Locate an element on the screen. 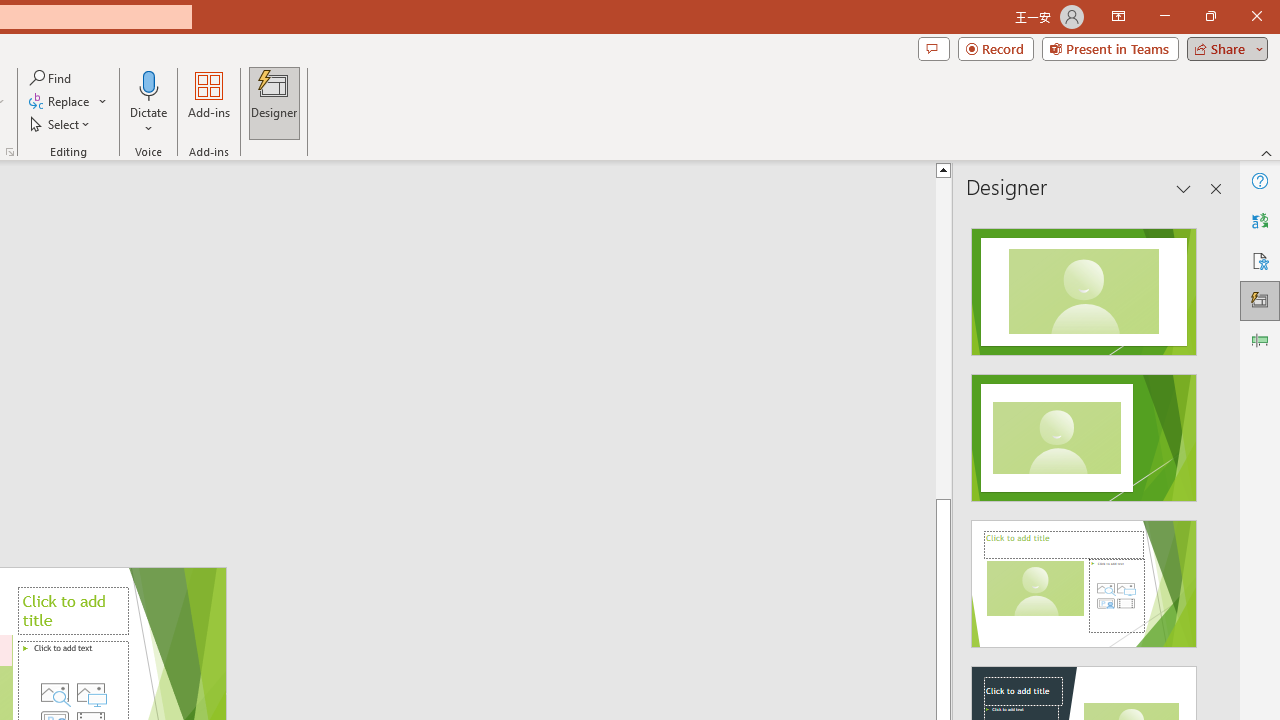 The height and width of the screenshot is (720, 1280). 'Animation Pane' is located at coordinates (1259, 339).